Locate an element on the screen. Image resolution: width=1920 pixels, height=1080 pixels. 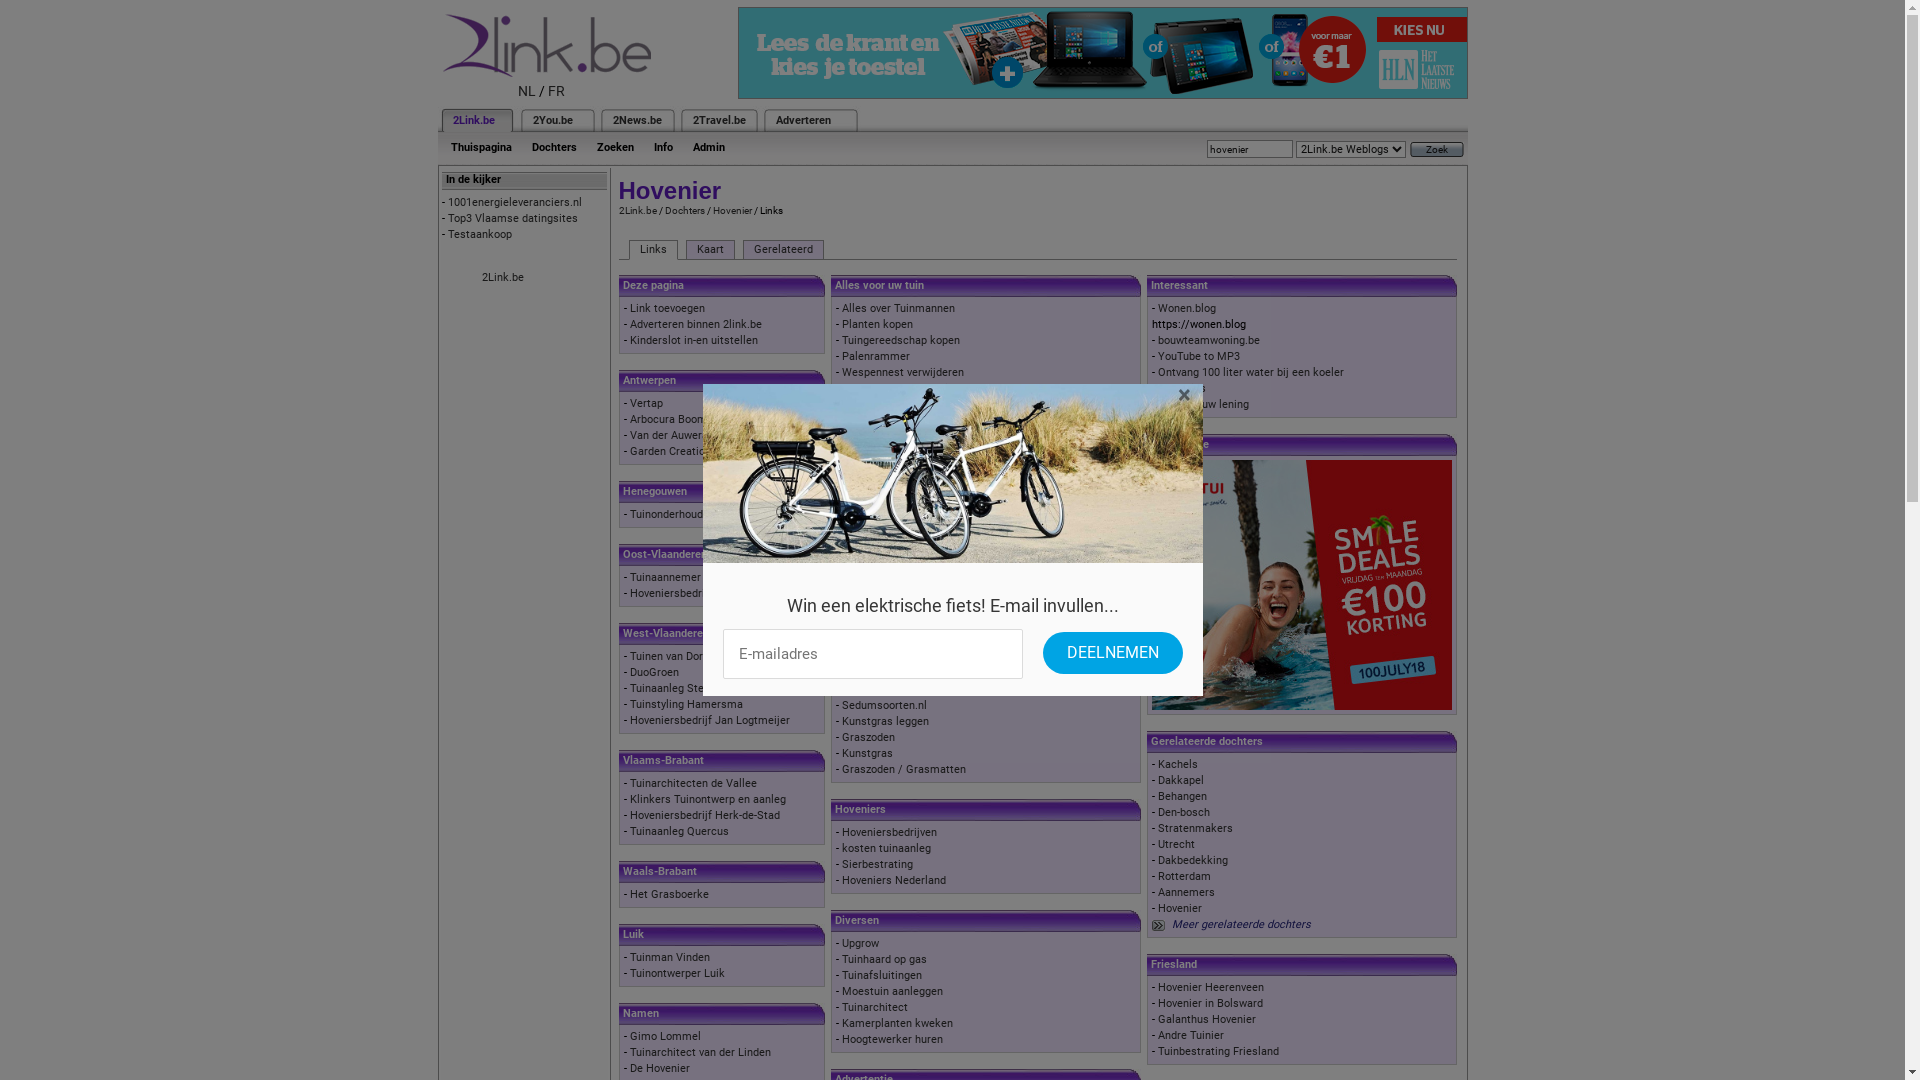
'Tuingereedschap kopen' is located at coordinates (900, 339).